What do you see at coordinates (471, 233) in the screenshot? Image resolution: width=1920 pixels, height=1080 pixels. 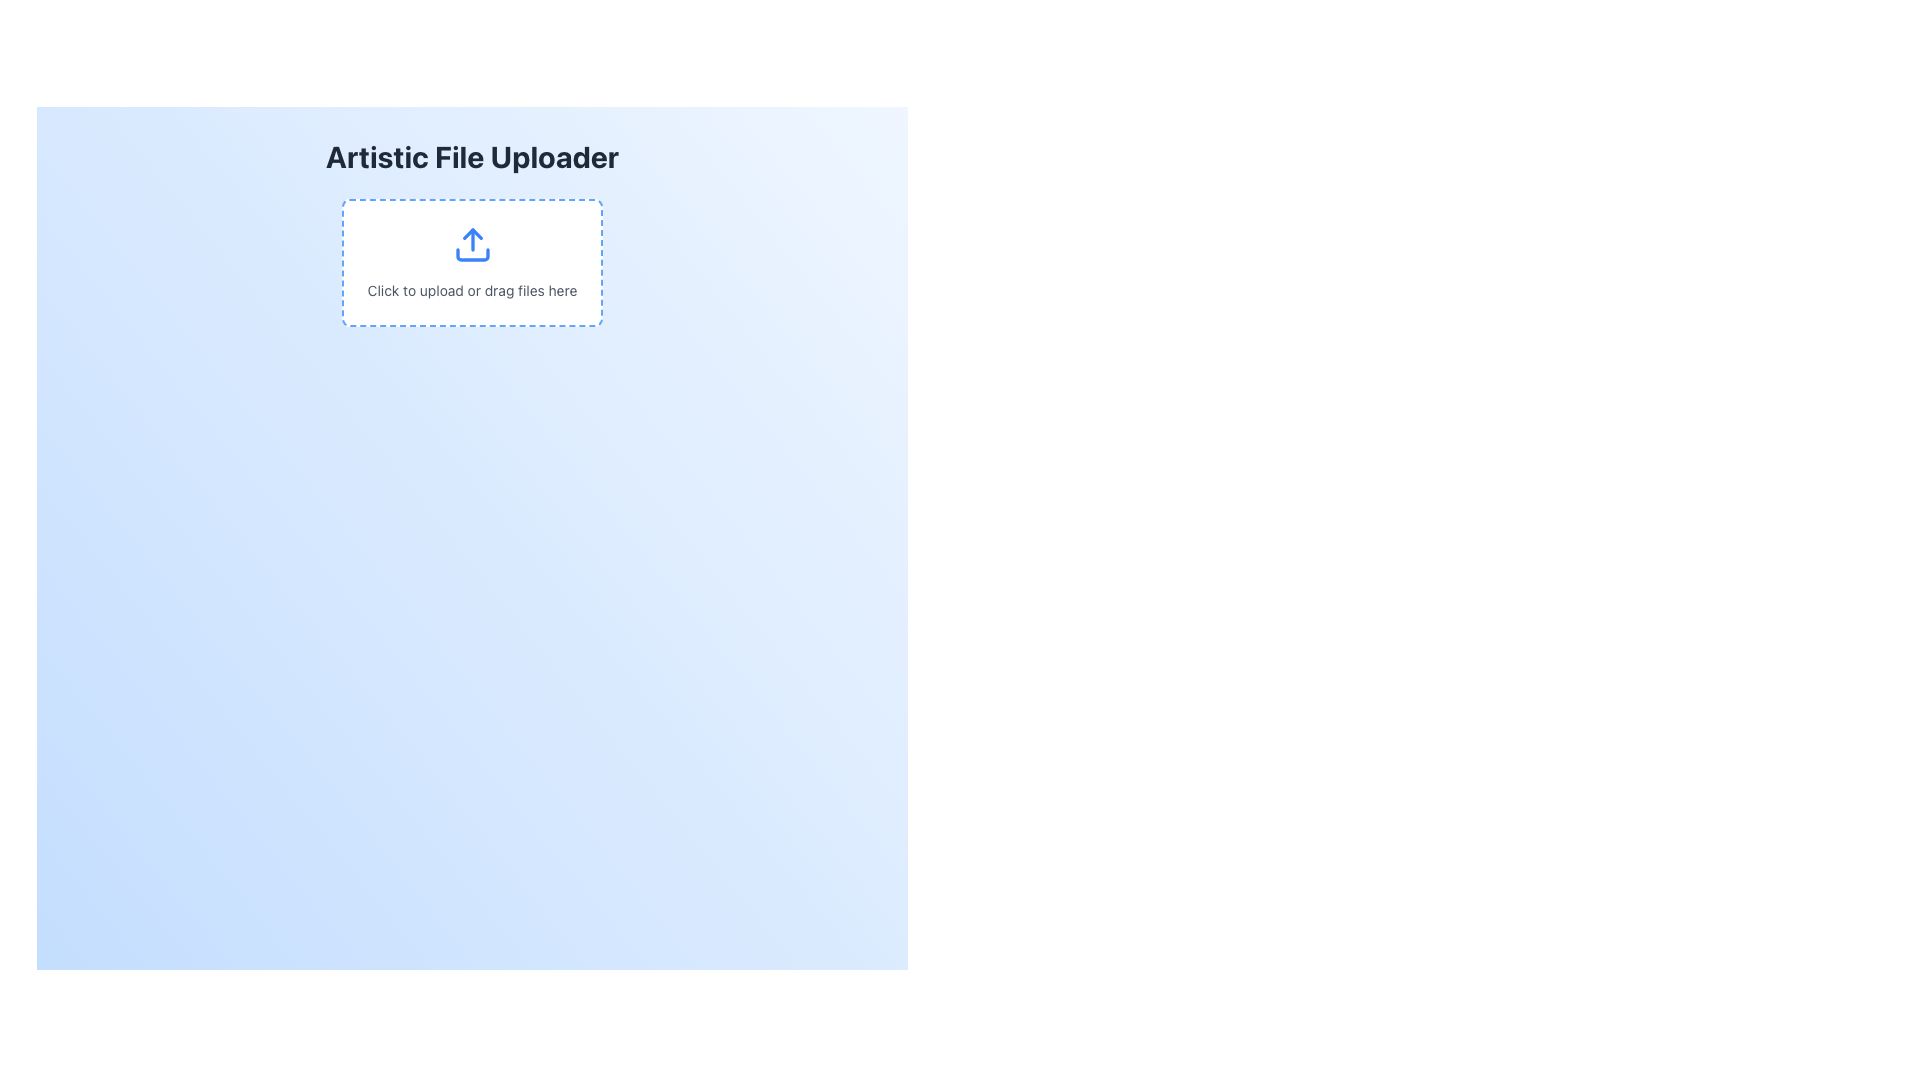 I see `the upward-pointing triangle in the file upload icon, which features a blue outline and is located at the top center of the upload area under 'Artistic File Uploader'` at bounding box center [471, 233].